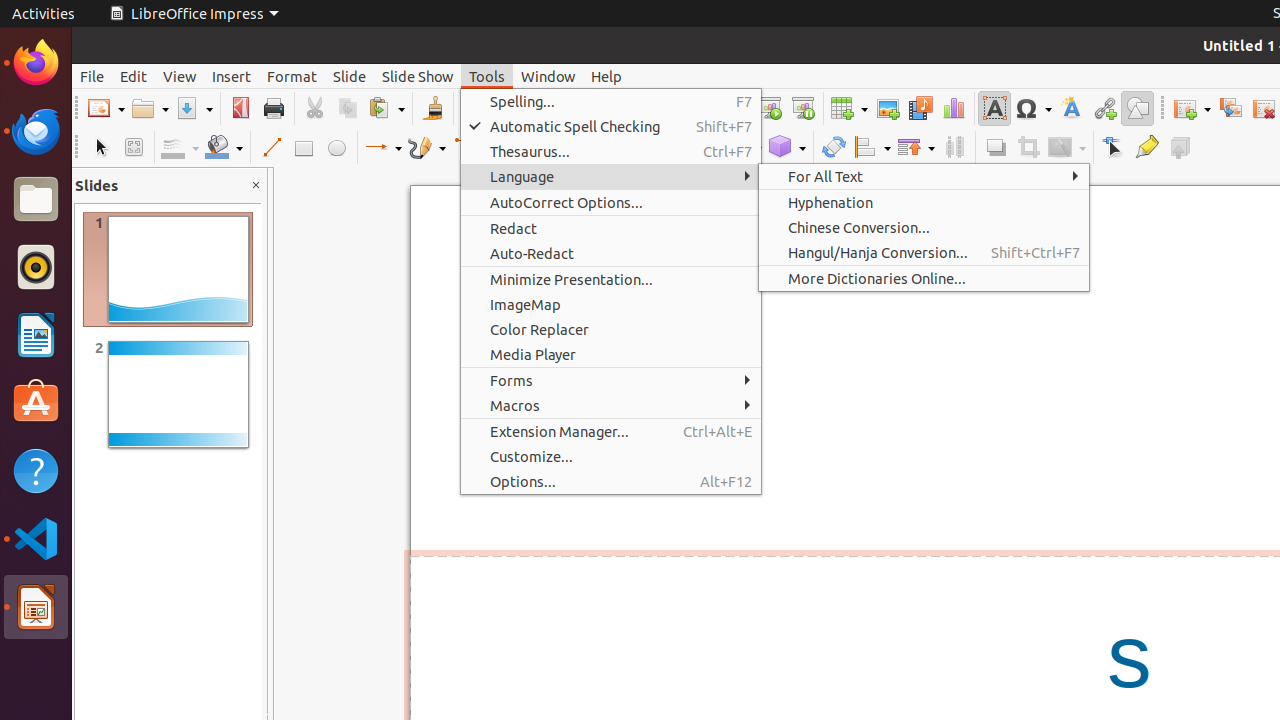  Describe the element at coordinates (349, 75) in the screenshot. I see `'Slide'` at that location.